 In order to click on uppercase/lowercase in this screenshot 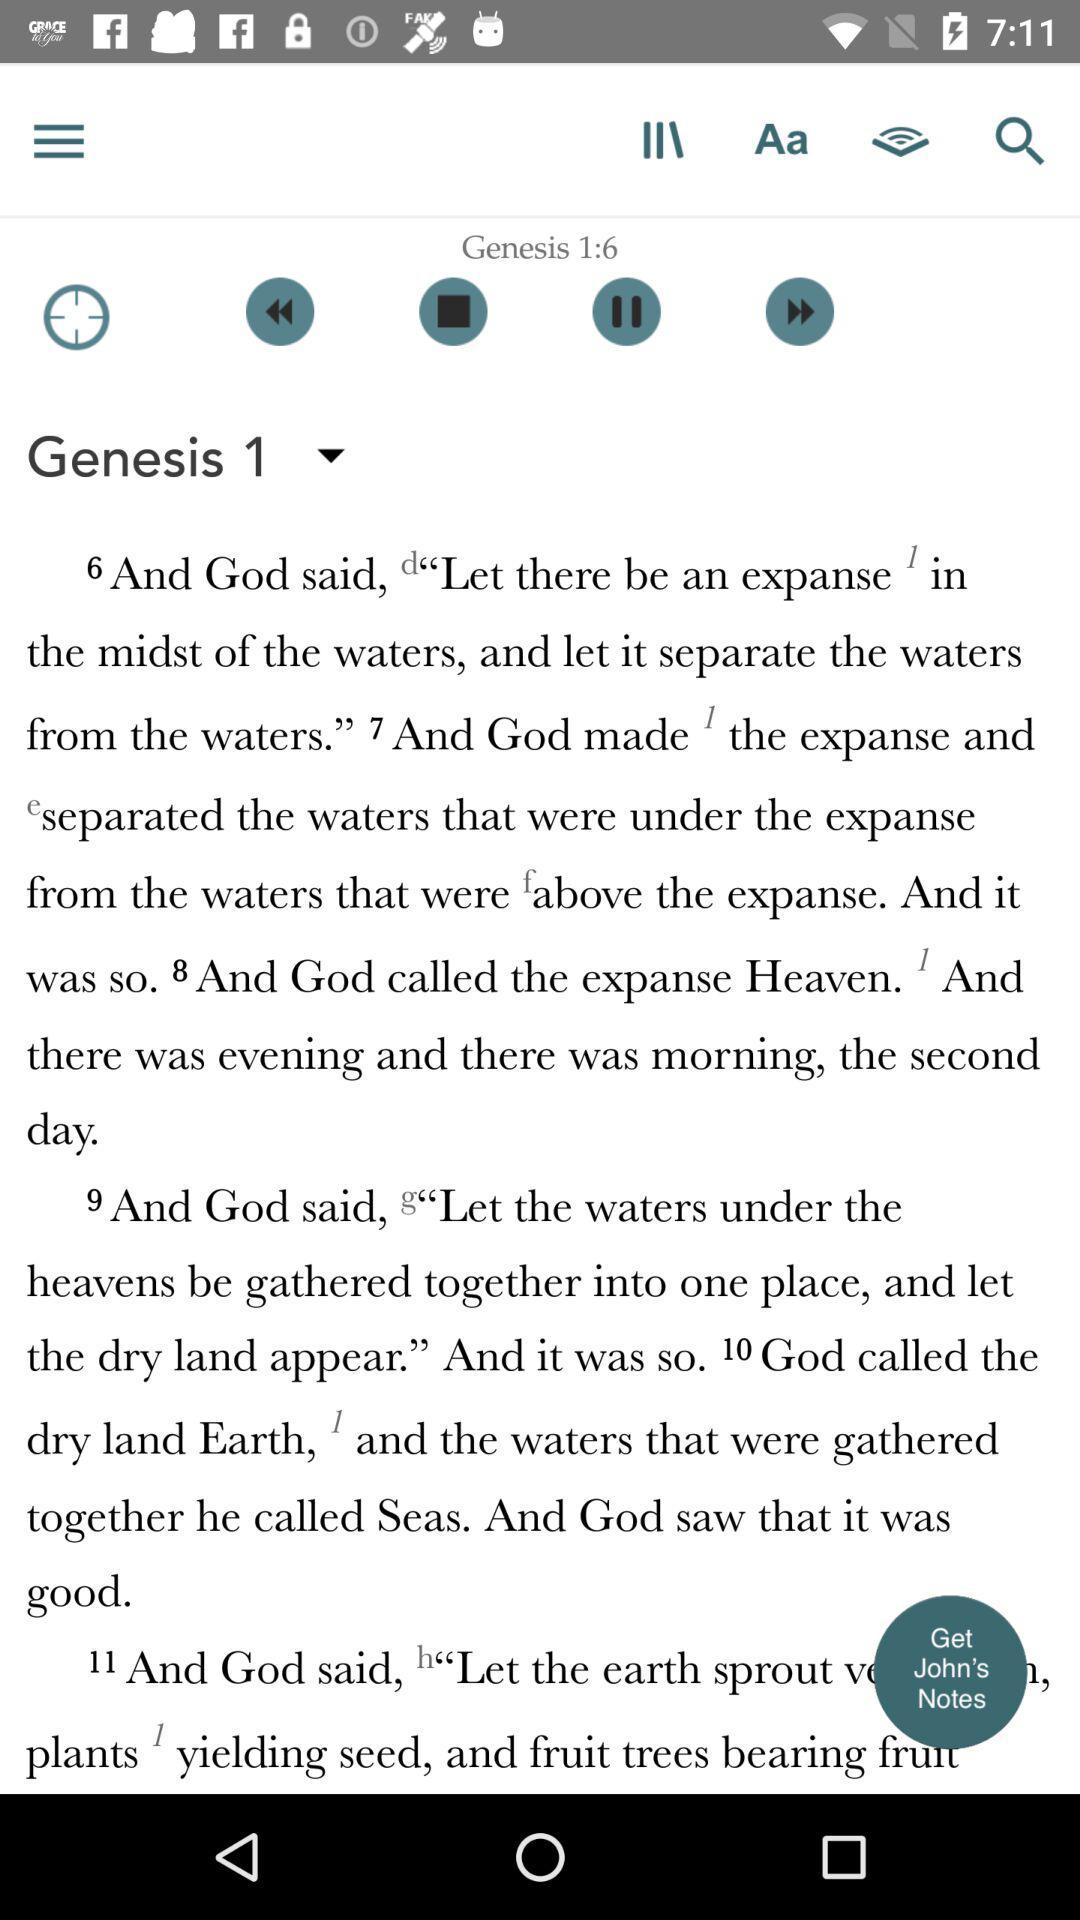, I will do `click(780, 139)`.